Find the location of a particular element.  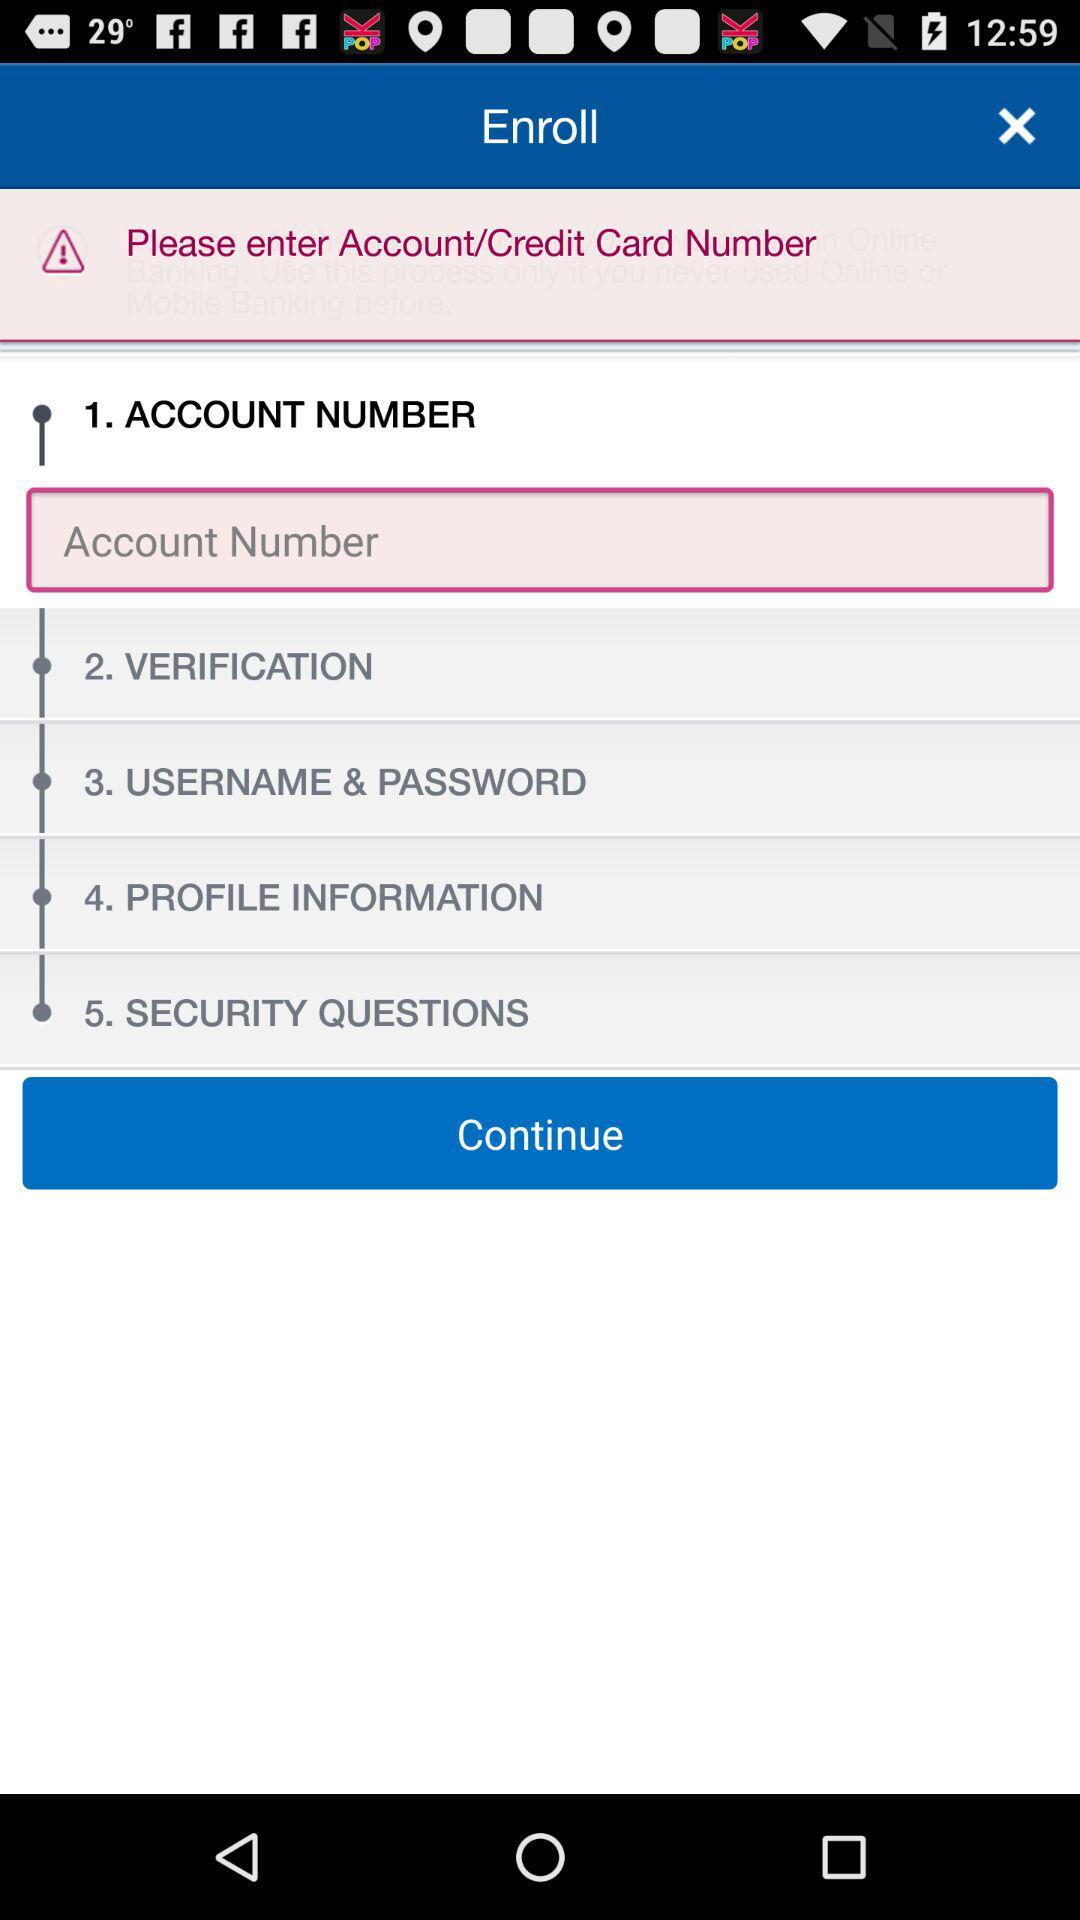

enroll icon is located at coordinates (540, 124).